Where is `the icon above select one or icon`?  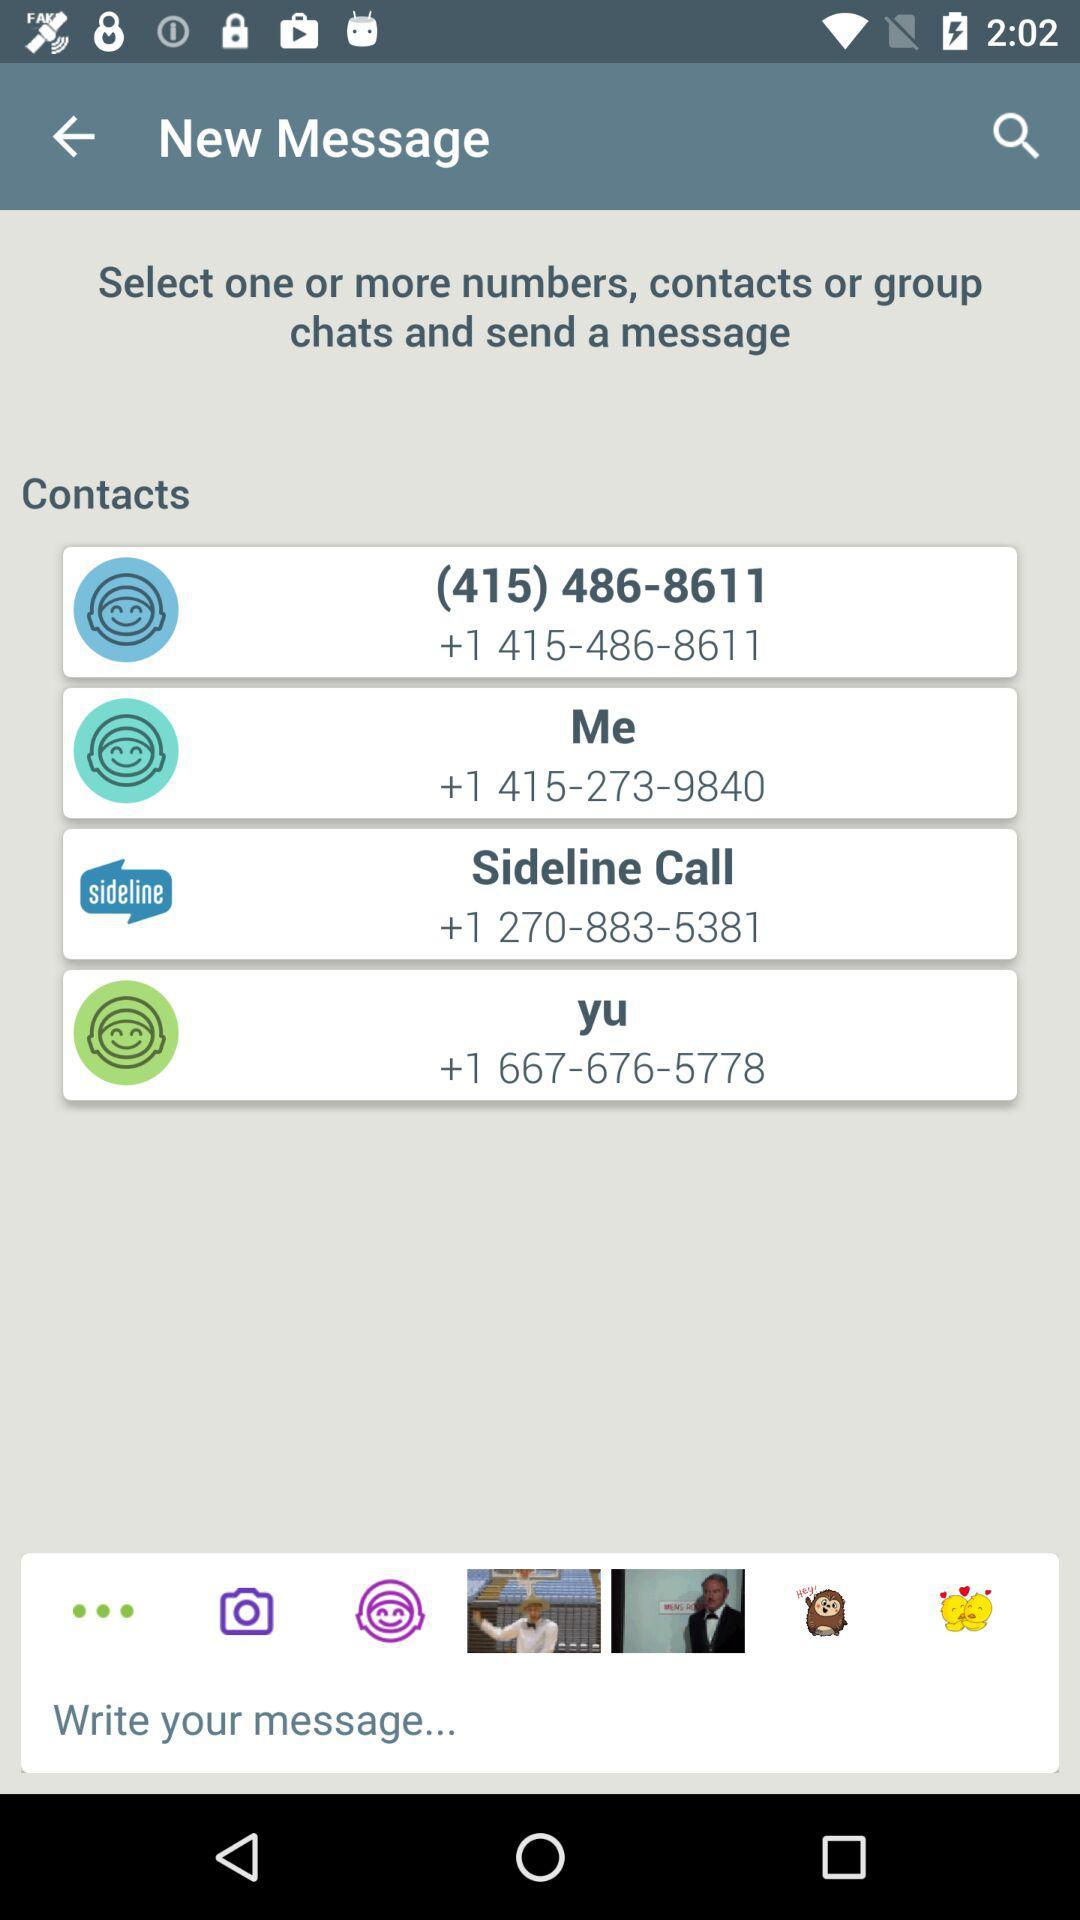
the icon above select one or icon is located at coordinates (1017, 135).